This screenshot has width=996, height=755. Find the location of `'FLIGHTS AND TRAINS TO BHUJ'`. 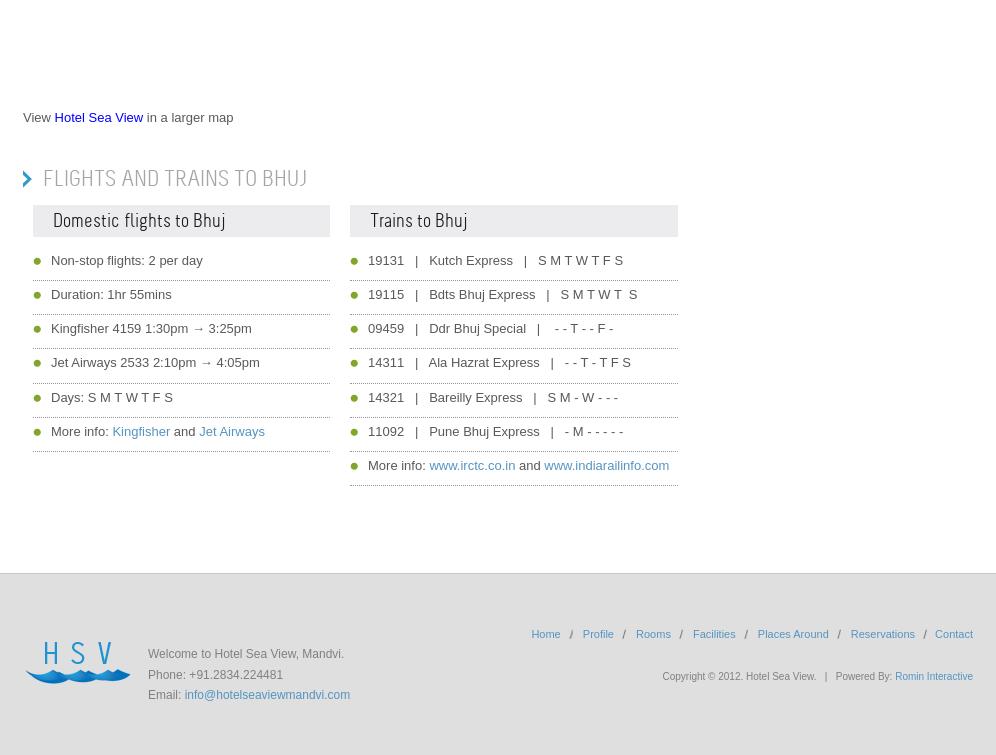

'FLIGHTS AND TRAINS TO BHUJ' is located at coordinates (42, 177).